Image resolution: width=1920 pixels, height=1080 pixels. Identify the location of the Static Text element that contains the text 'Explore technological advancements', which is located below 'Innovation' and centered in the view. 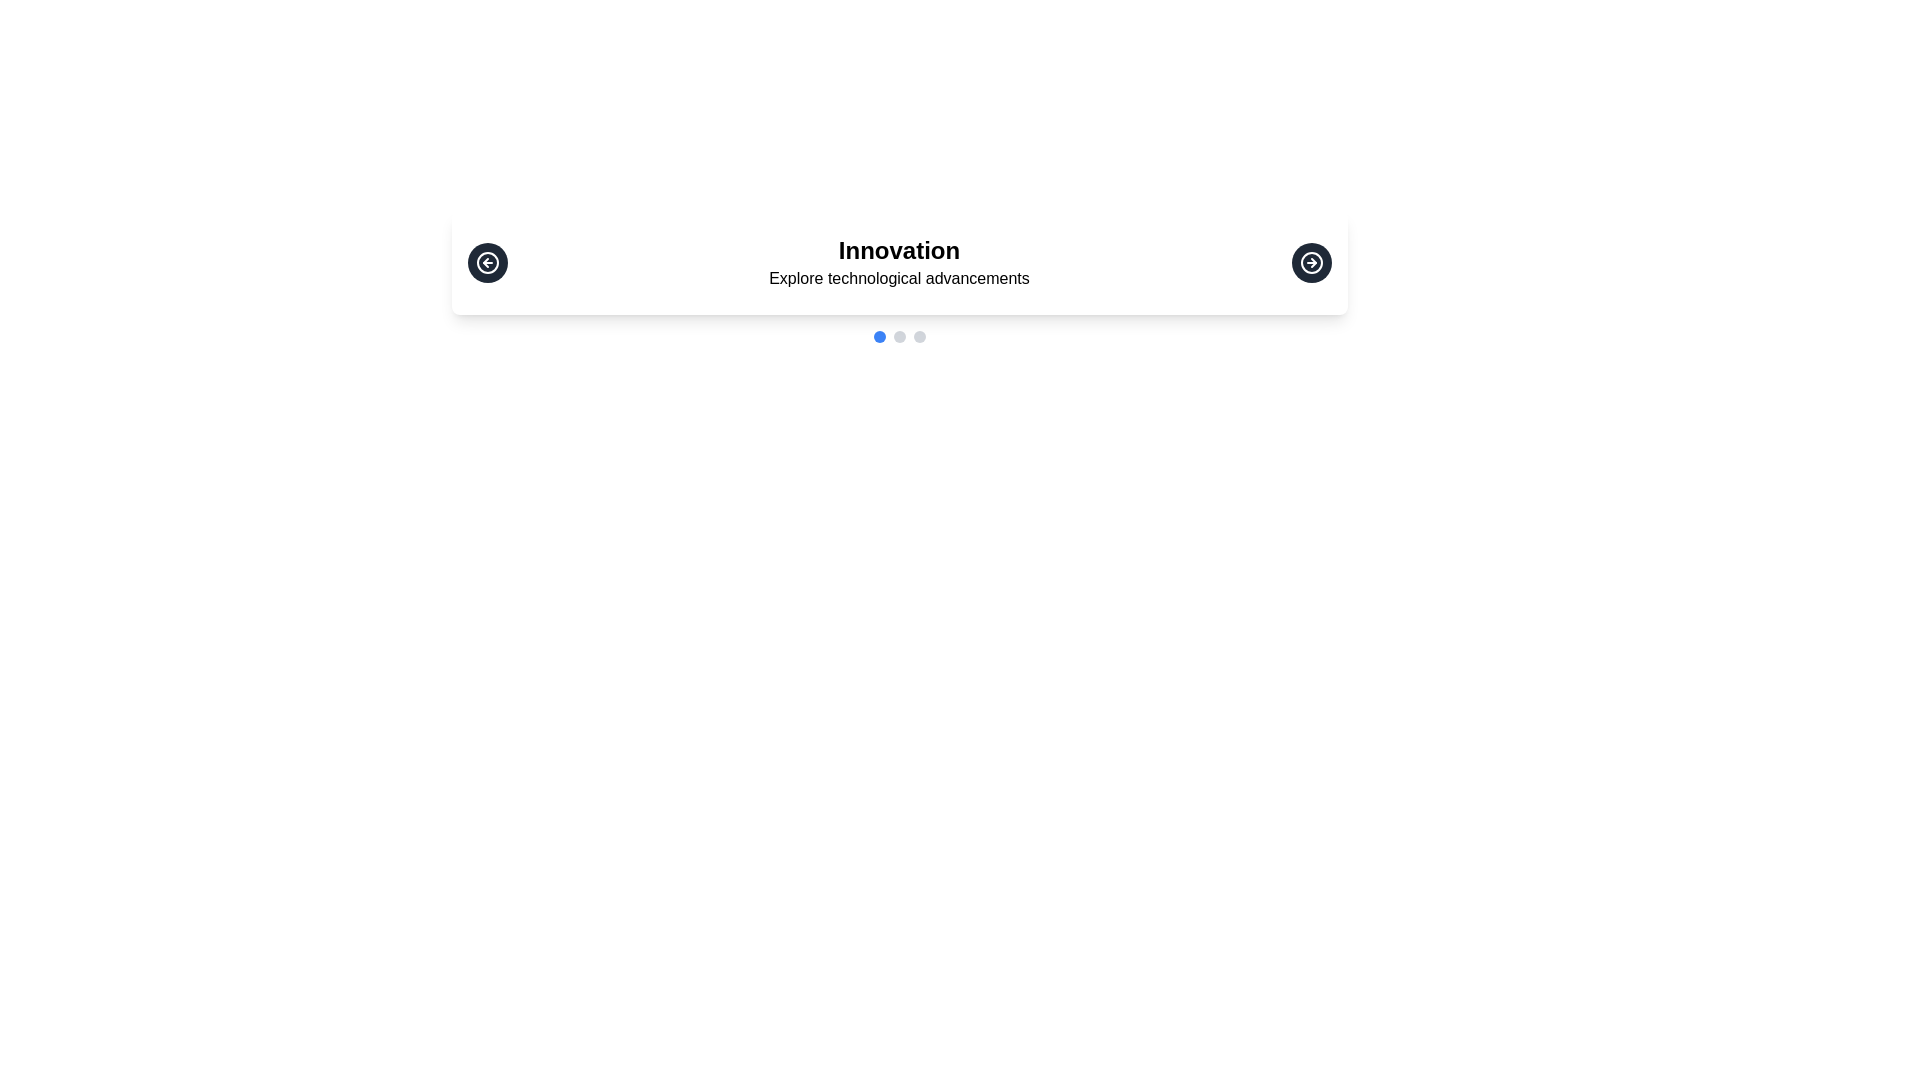
(898, 278).